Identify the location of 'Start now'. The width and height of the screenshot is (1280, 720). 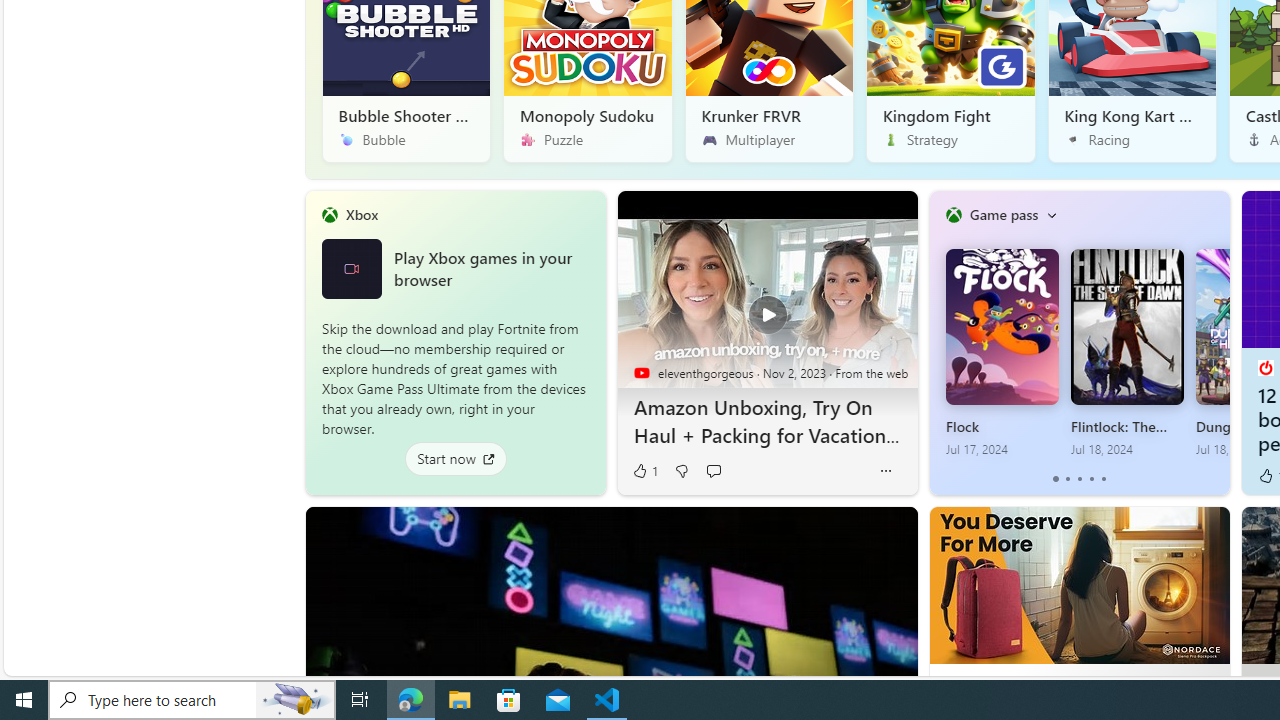
(454, 458).